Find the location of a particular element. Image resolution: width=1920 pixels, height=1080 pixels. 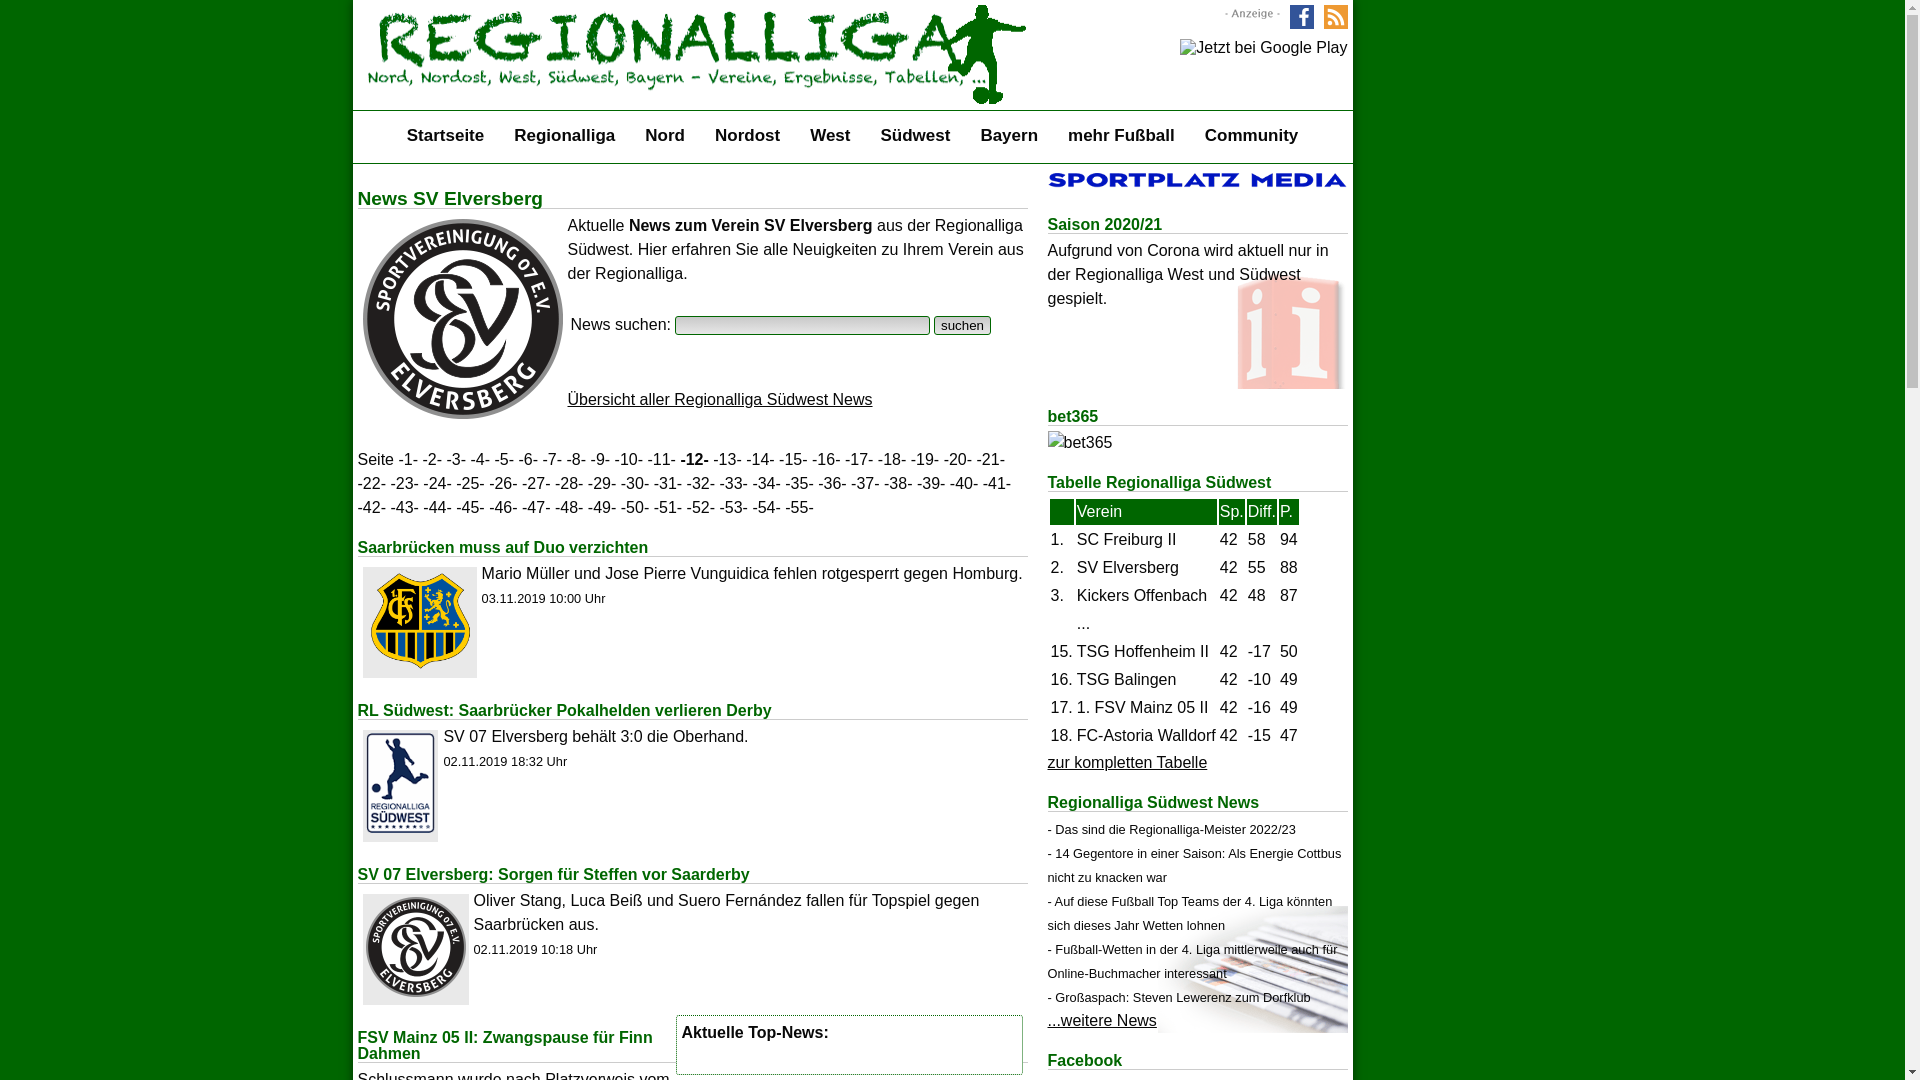

'-25-' is located at coordinates (469, 483).